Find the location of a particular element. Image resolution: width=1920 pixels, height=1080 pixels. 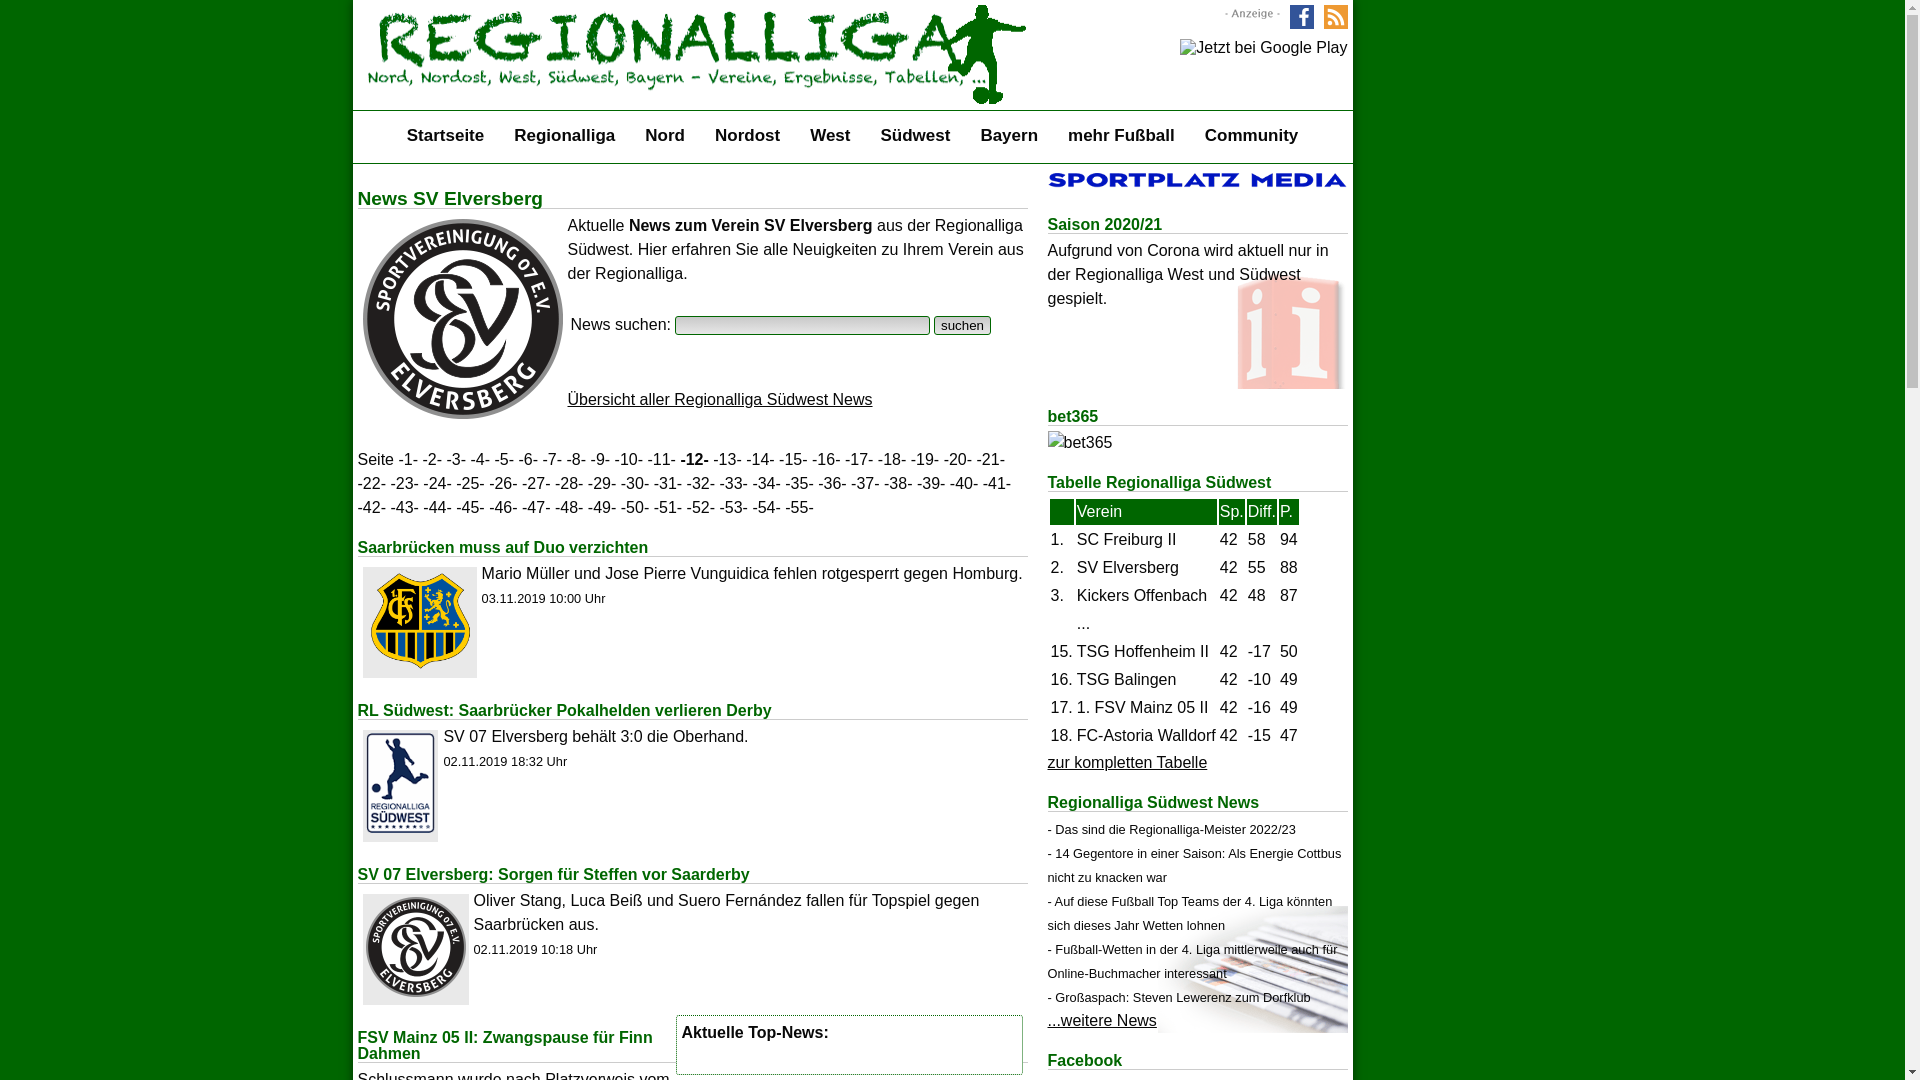

'-25-' is located at coordinates (469, 483).